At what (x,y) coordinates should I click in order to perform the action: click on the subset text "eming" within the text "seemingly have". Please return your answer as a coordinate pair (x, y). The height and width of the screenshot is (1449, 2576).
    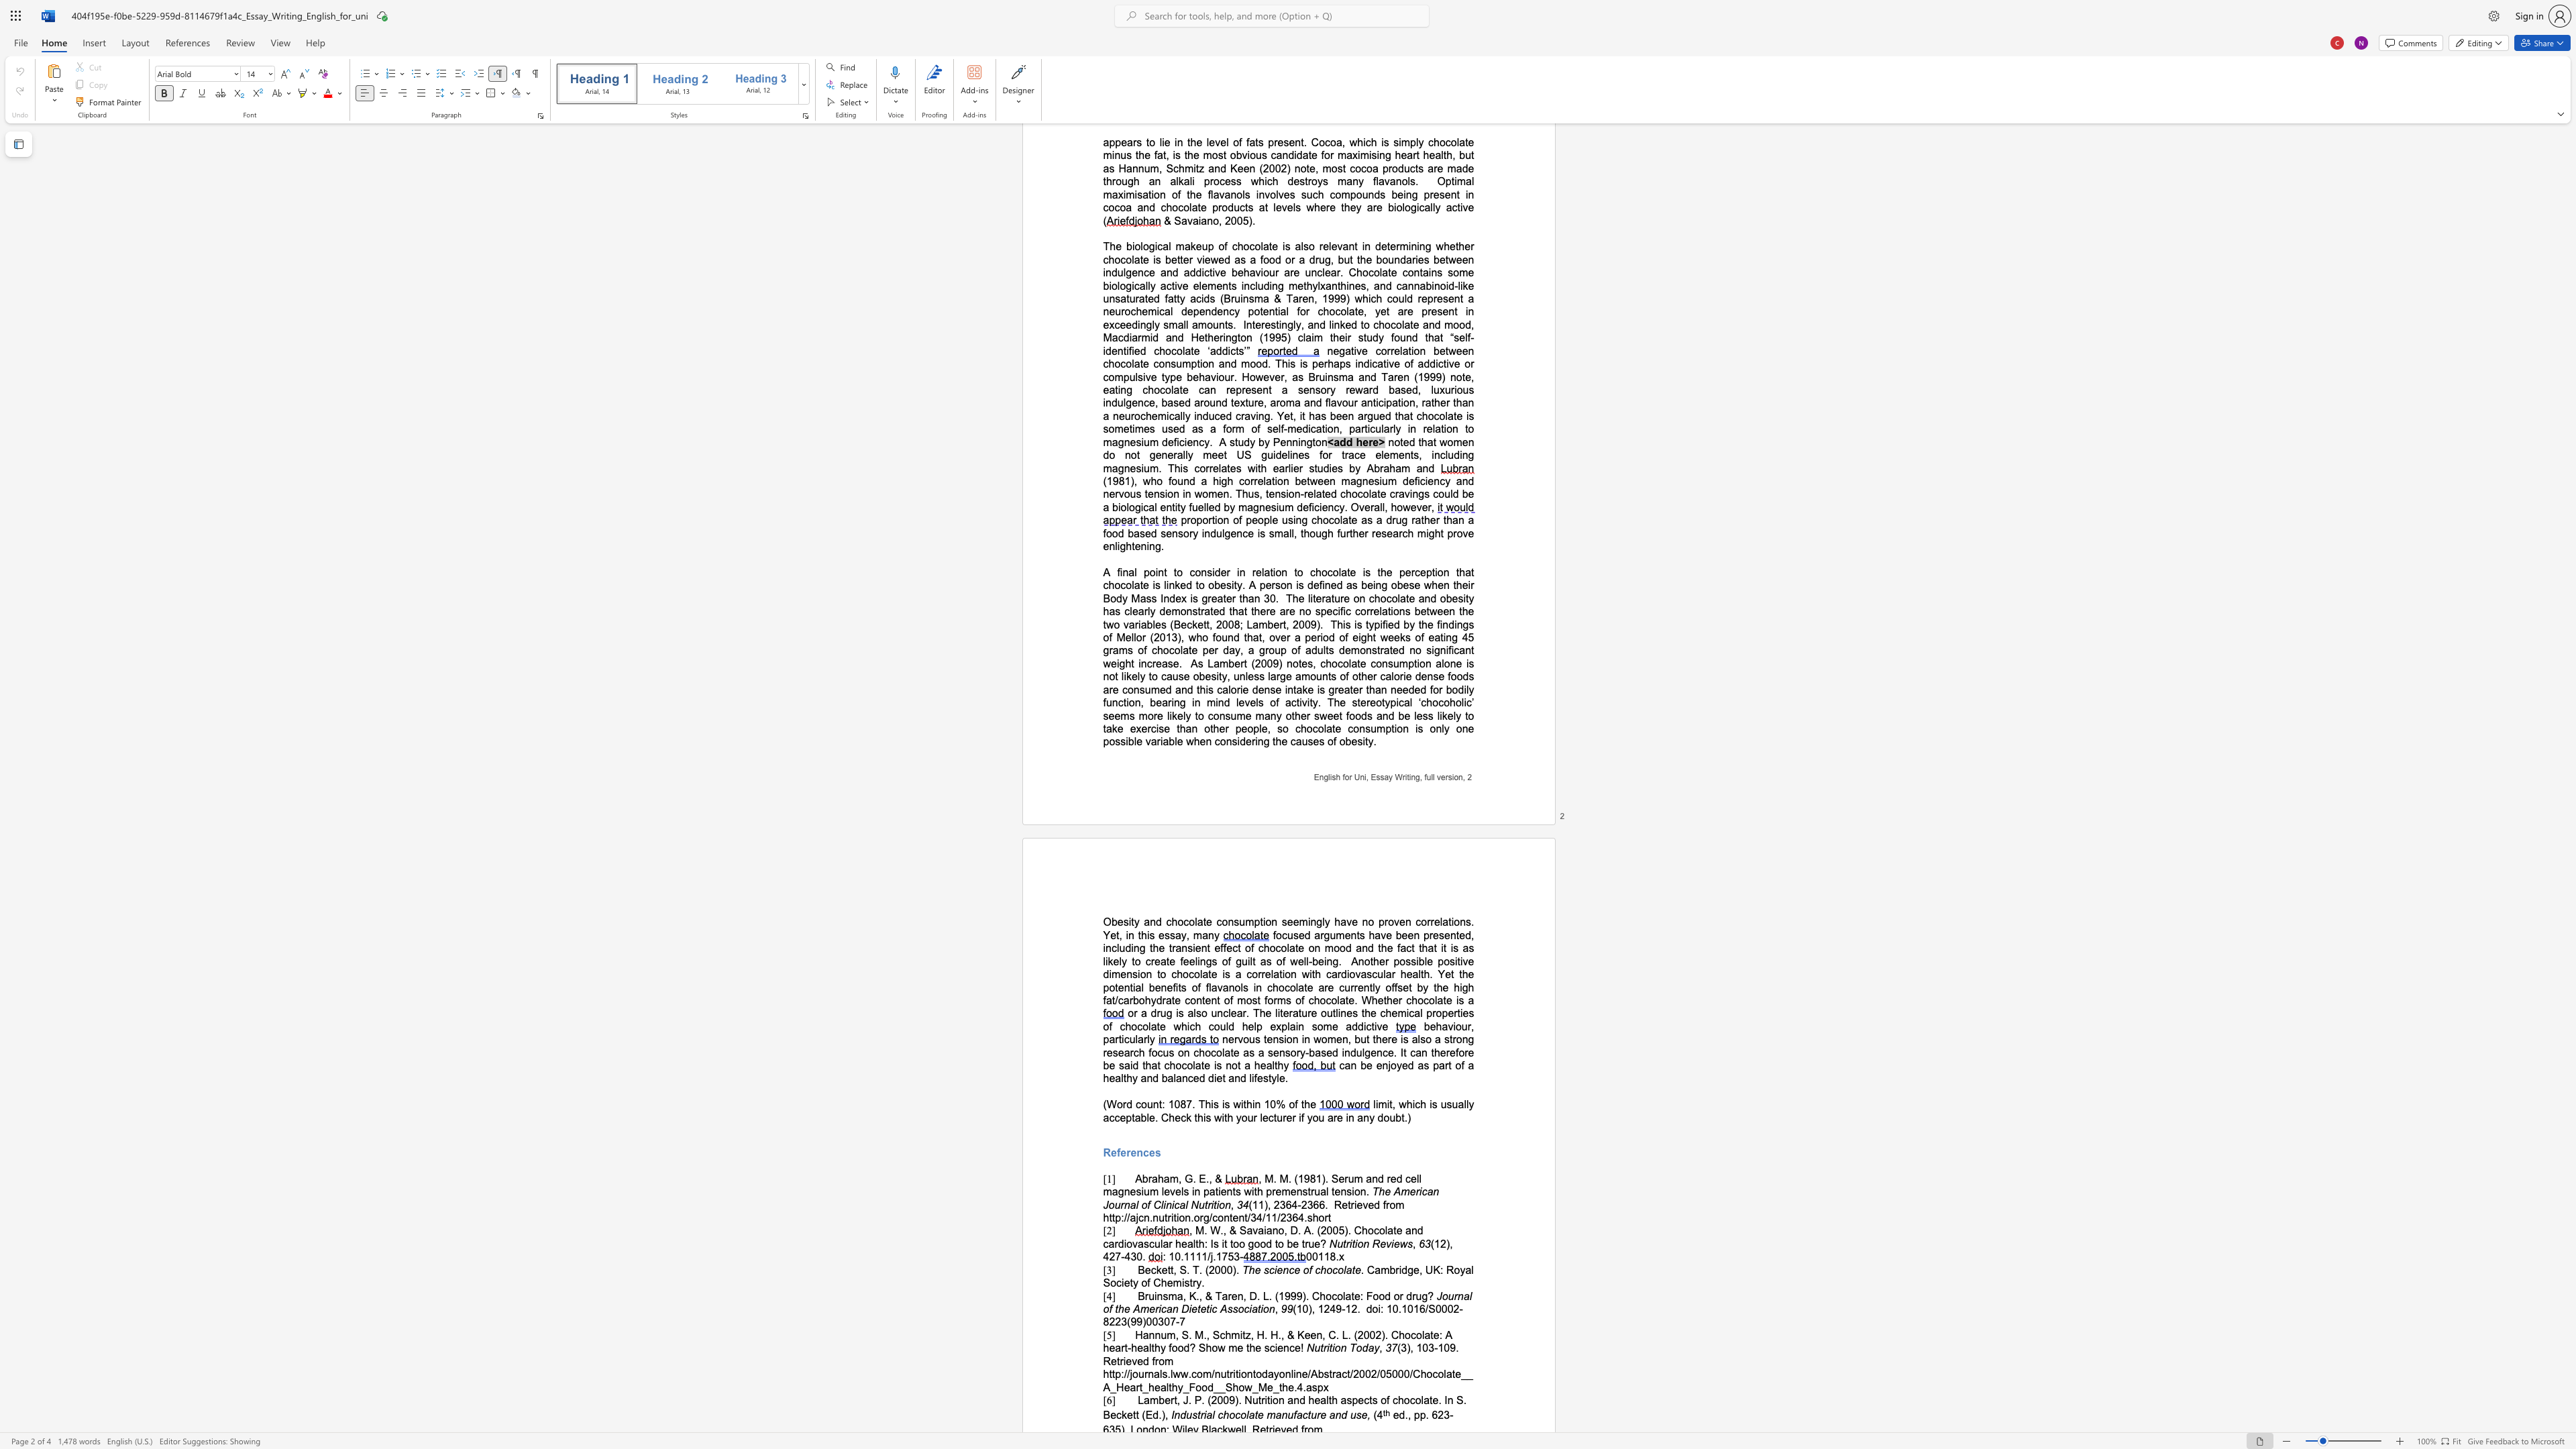
    Looking at the image, I should click on (1292, 920).